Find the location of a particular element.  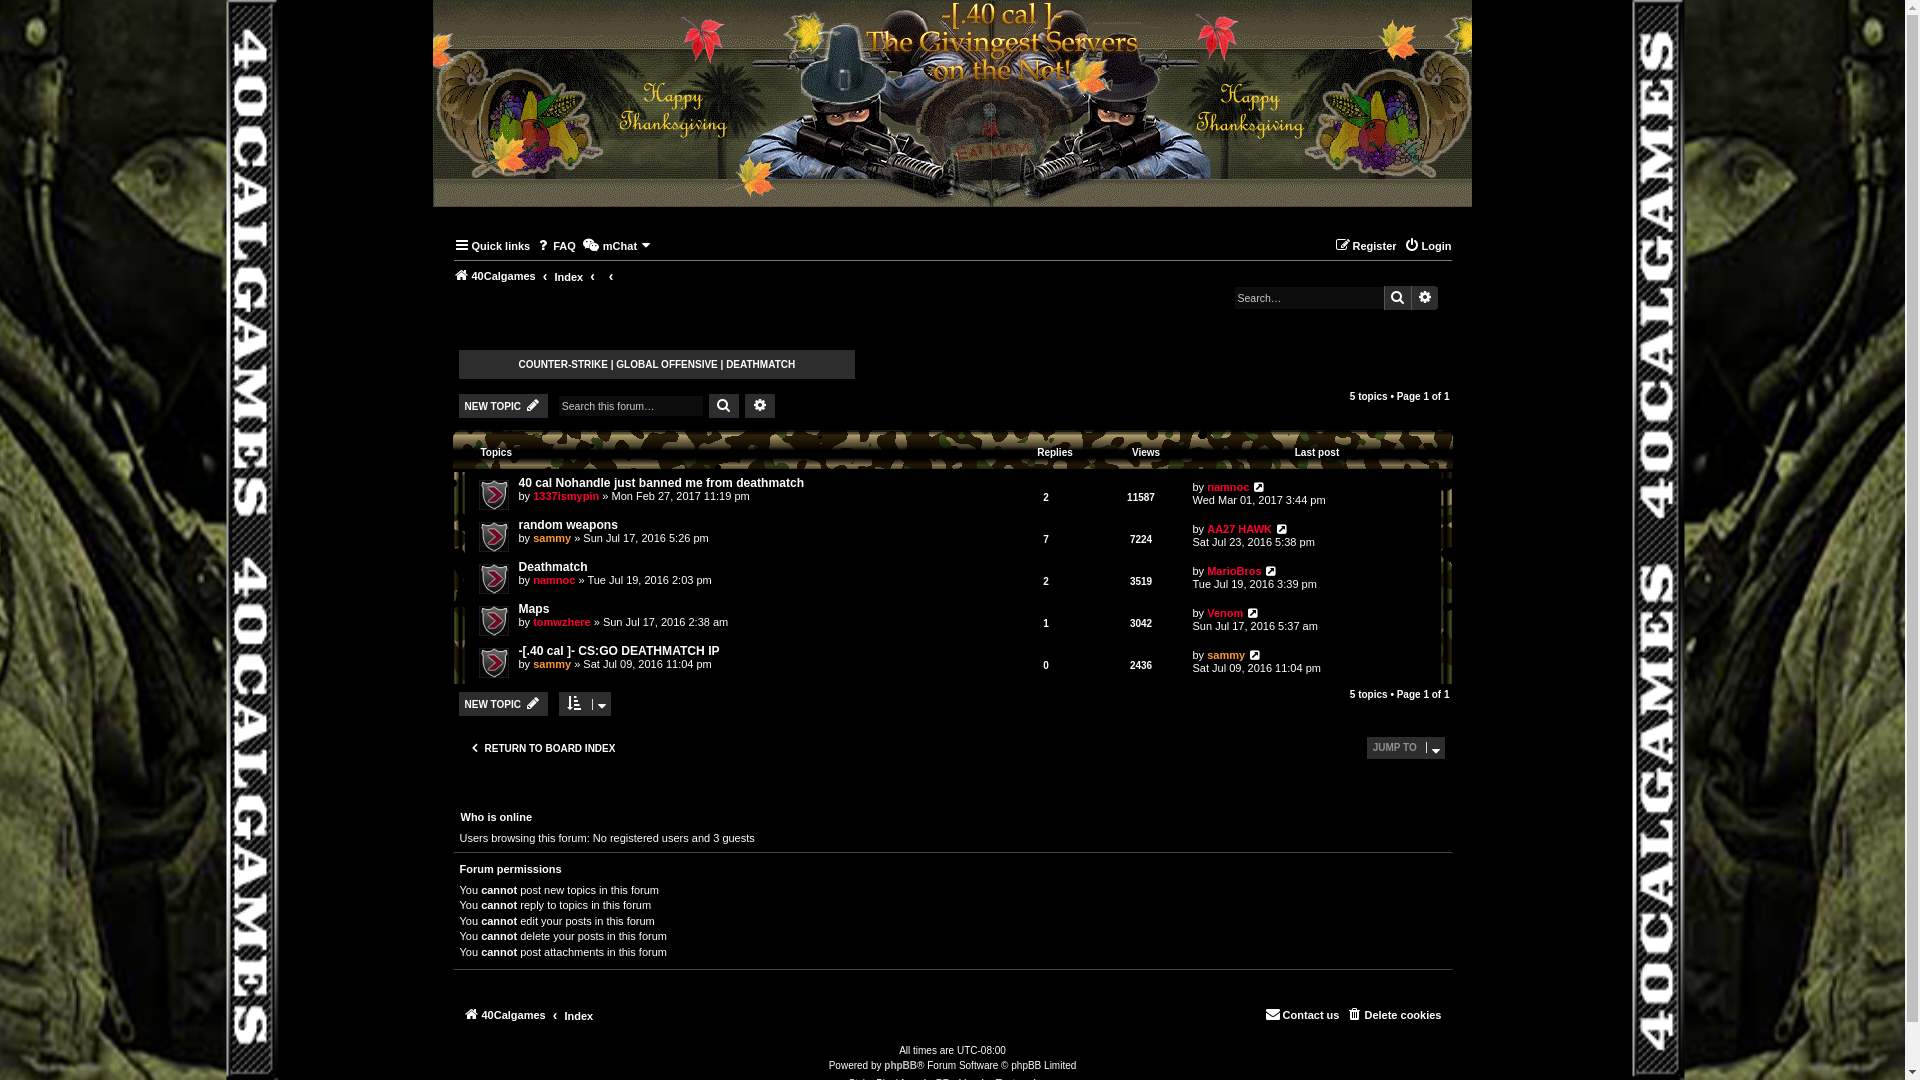

'Index' is located at coordinates (577, 1015).